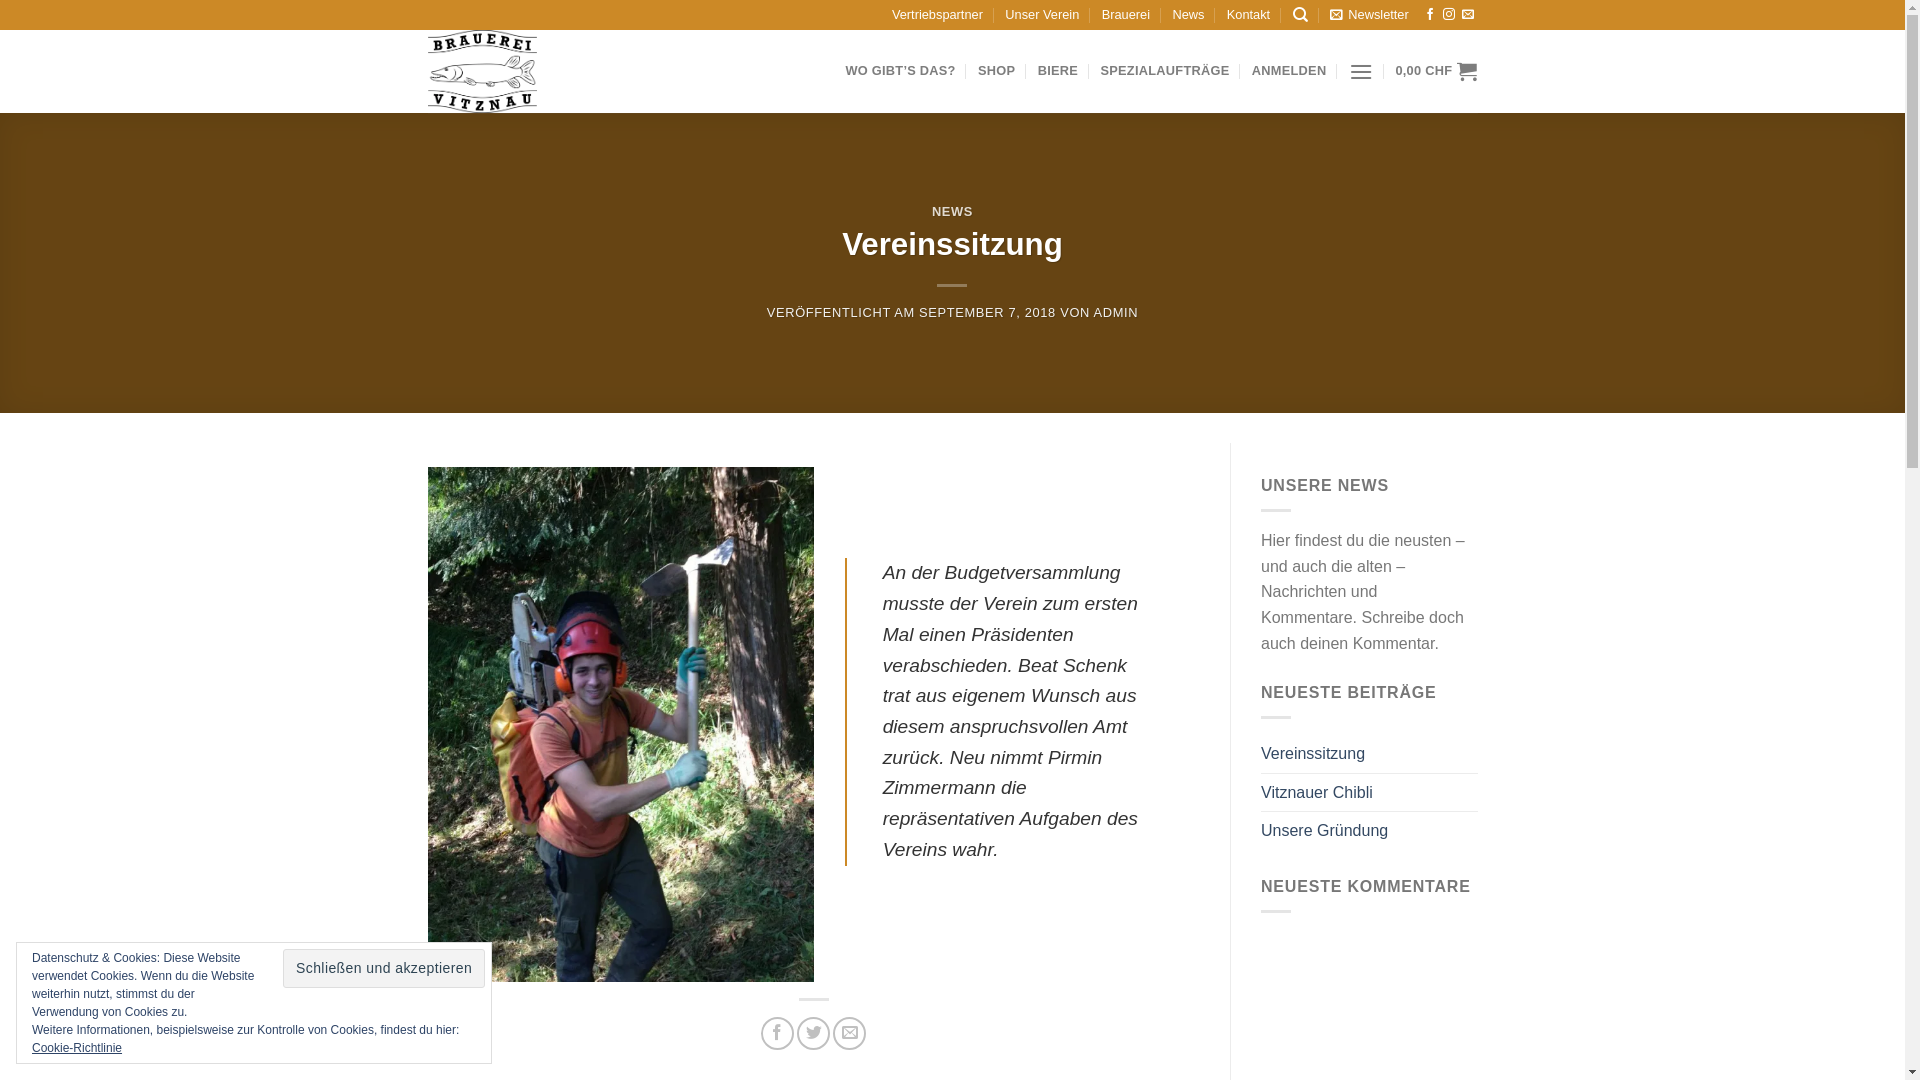 The image size is (1920, 1080). What do you see at coordinates (1126, 15) in the screenshot?
I see `'Brauerei'` at bounding box center [1126, 15].